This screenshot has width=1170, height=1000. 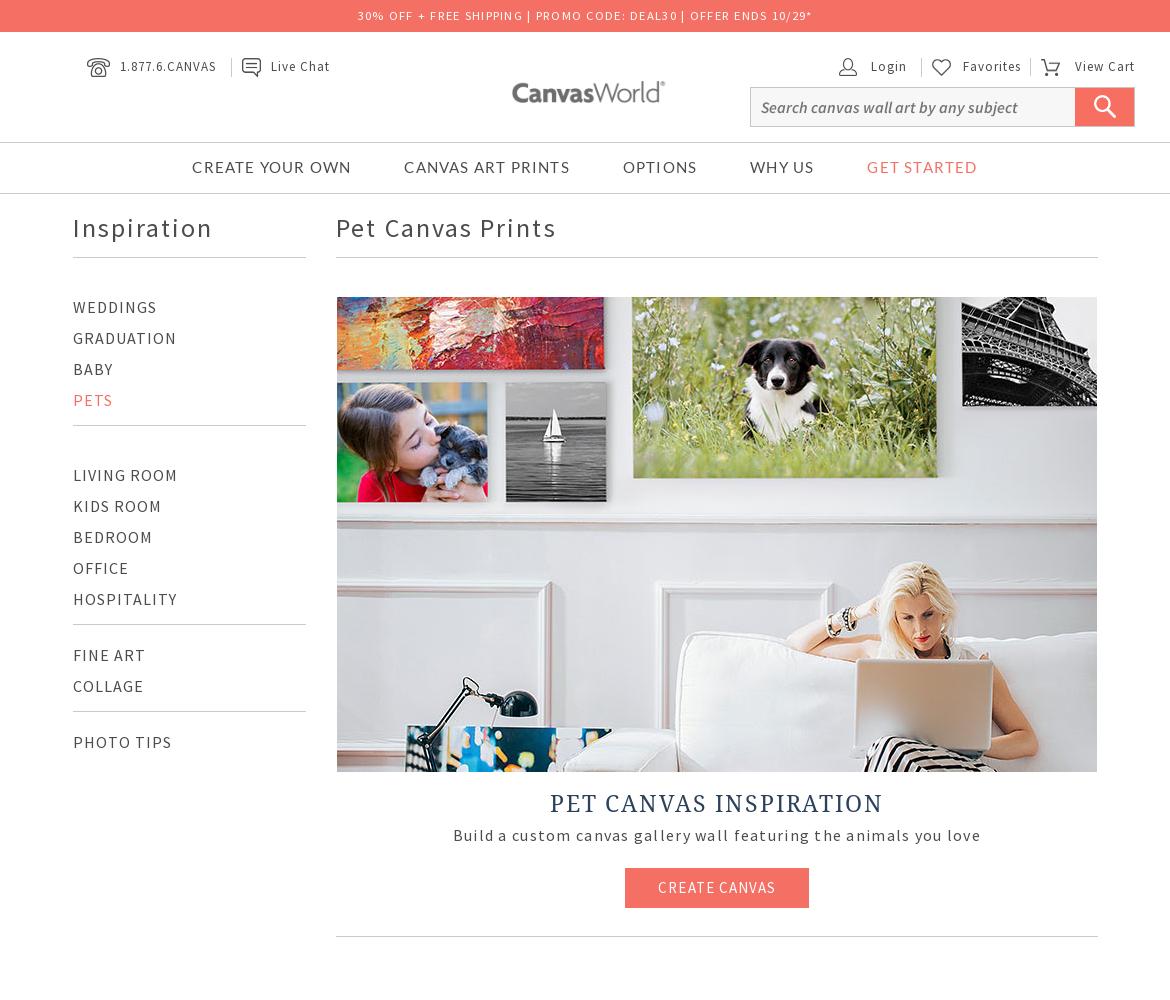 What do you see at coordinates (166, 64) in the screenshot?
I see `'1.877.6.CANVAS'` at bounding box center [166, 64].